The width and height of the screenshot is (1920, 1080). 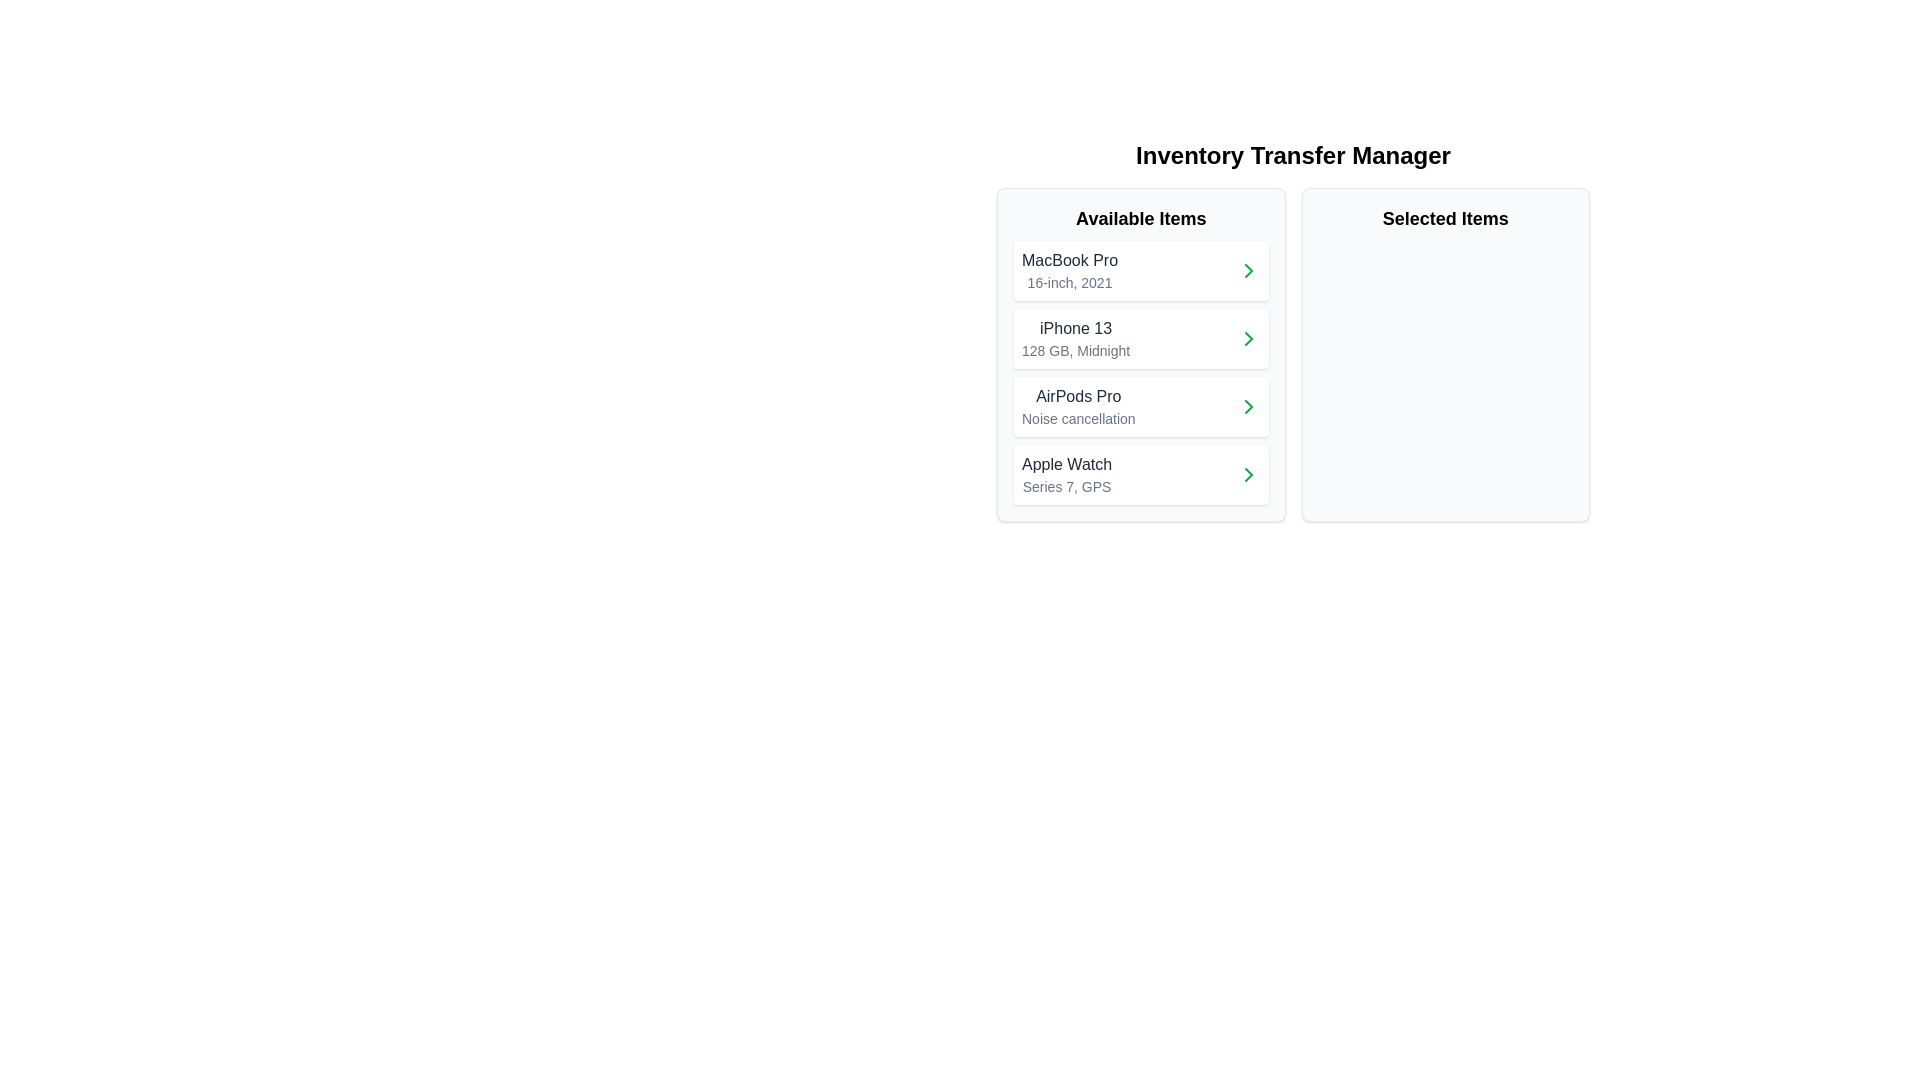 I want to click on the text label displaying 'Selected Items', which is a bold, large font title on a white background within the upper section of its card, so click(x=1445, y=219).